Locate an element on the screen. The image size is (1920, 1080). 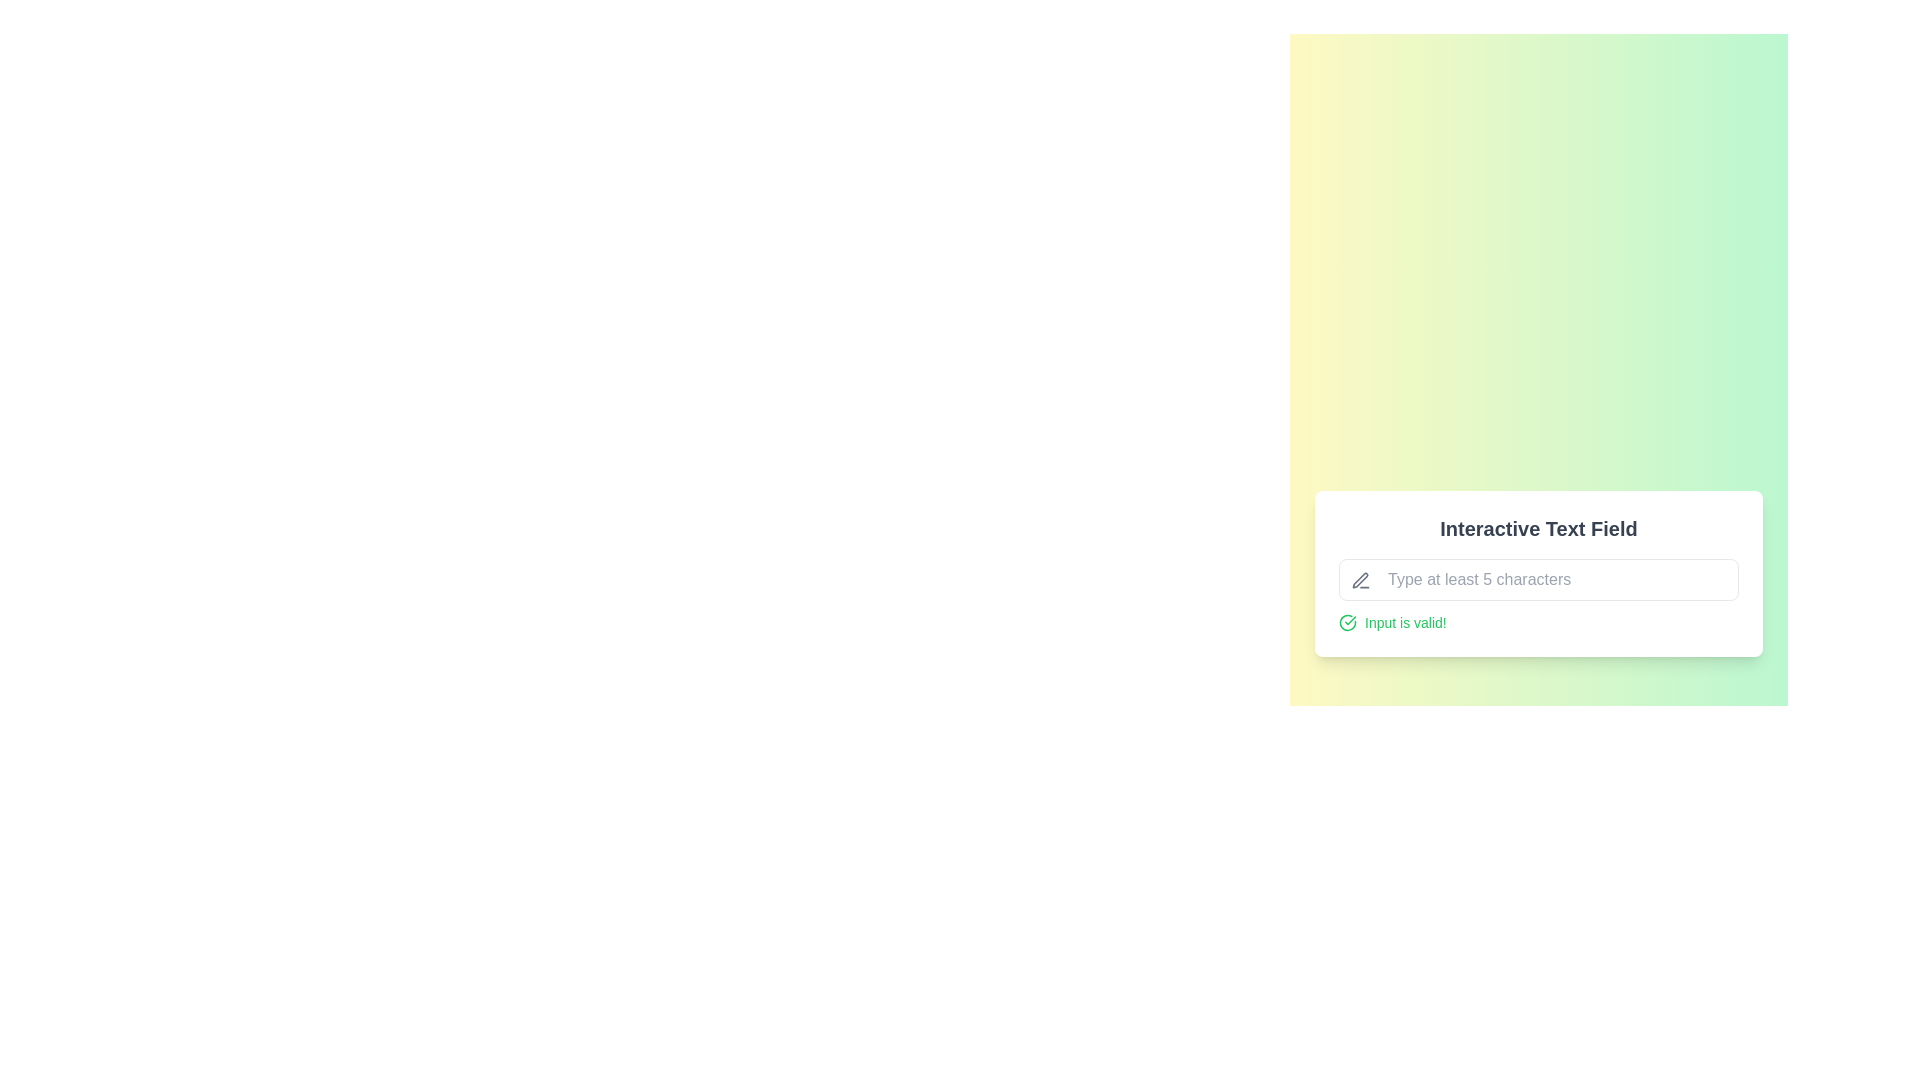
the Graphics icon (pen) located near the left edge of the text input field labeled 'Type at least 5 characters.' is located at coordinates (1360, 580).